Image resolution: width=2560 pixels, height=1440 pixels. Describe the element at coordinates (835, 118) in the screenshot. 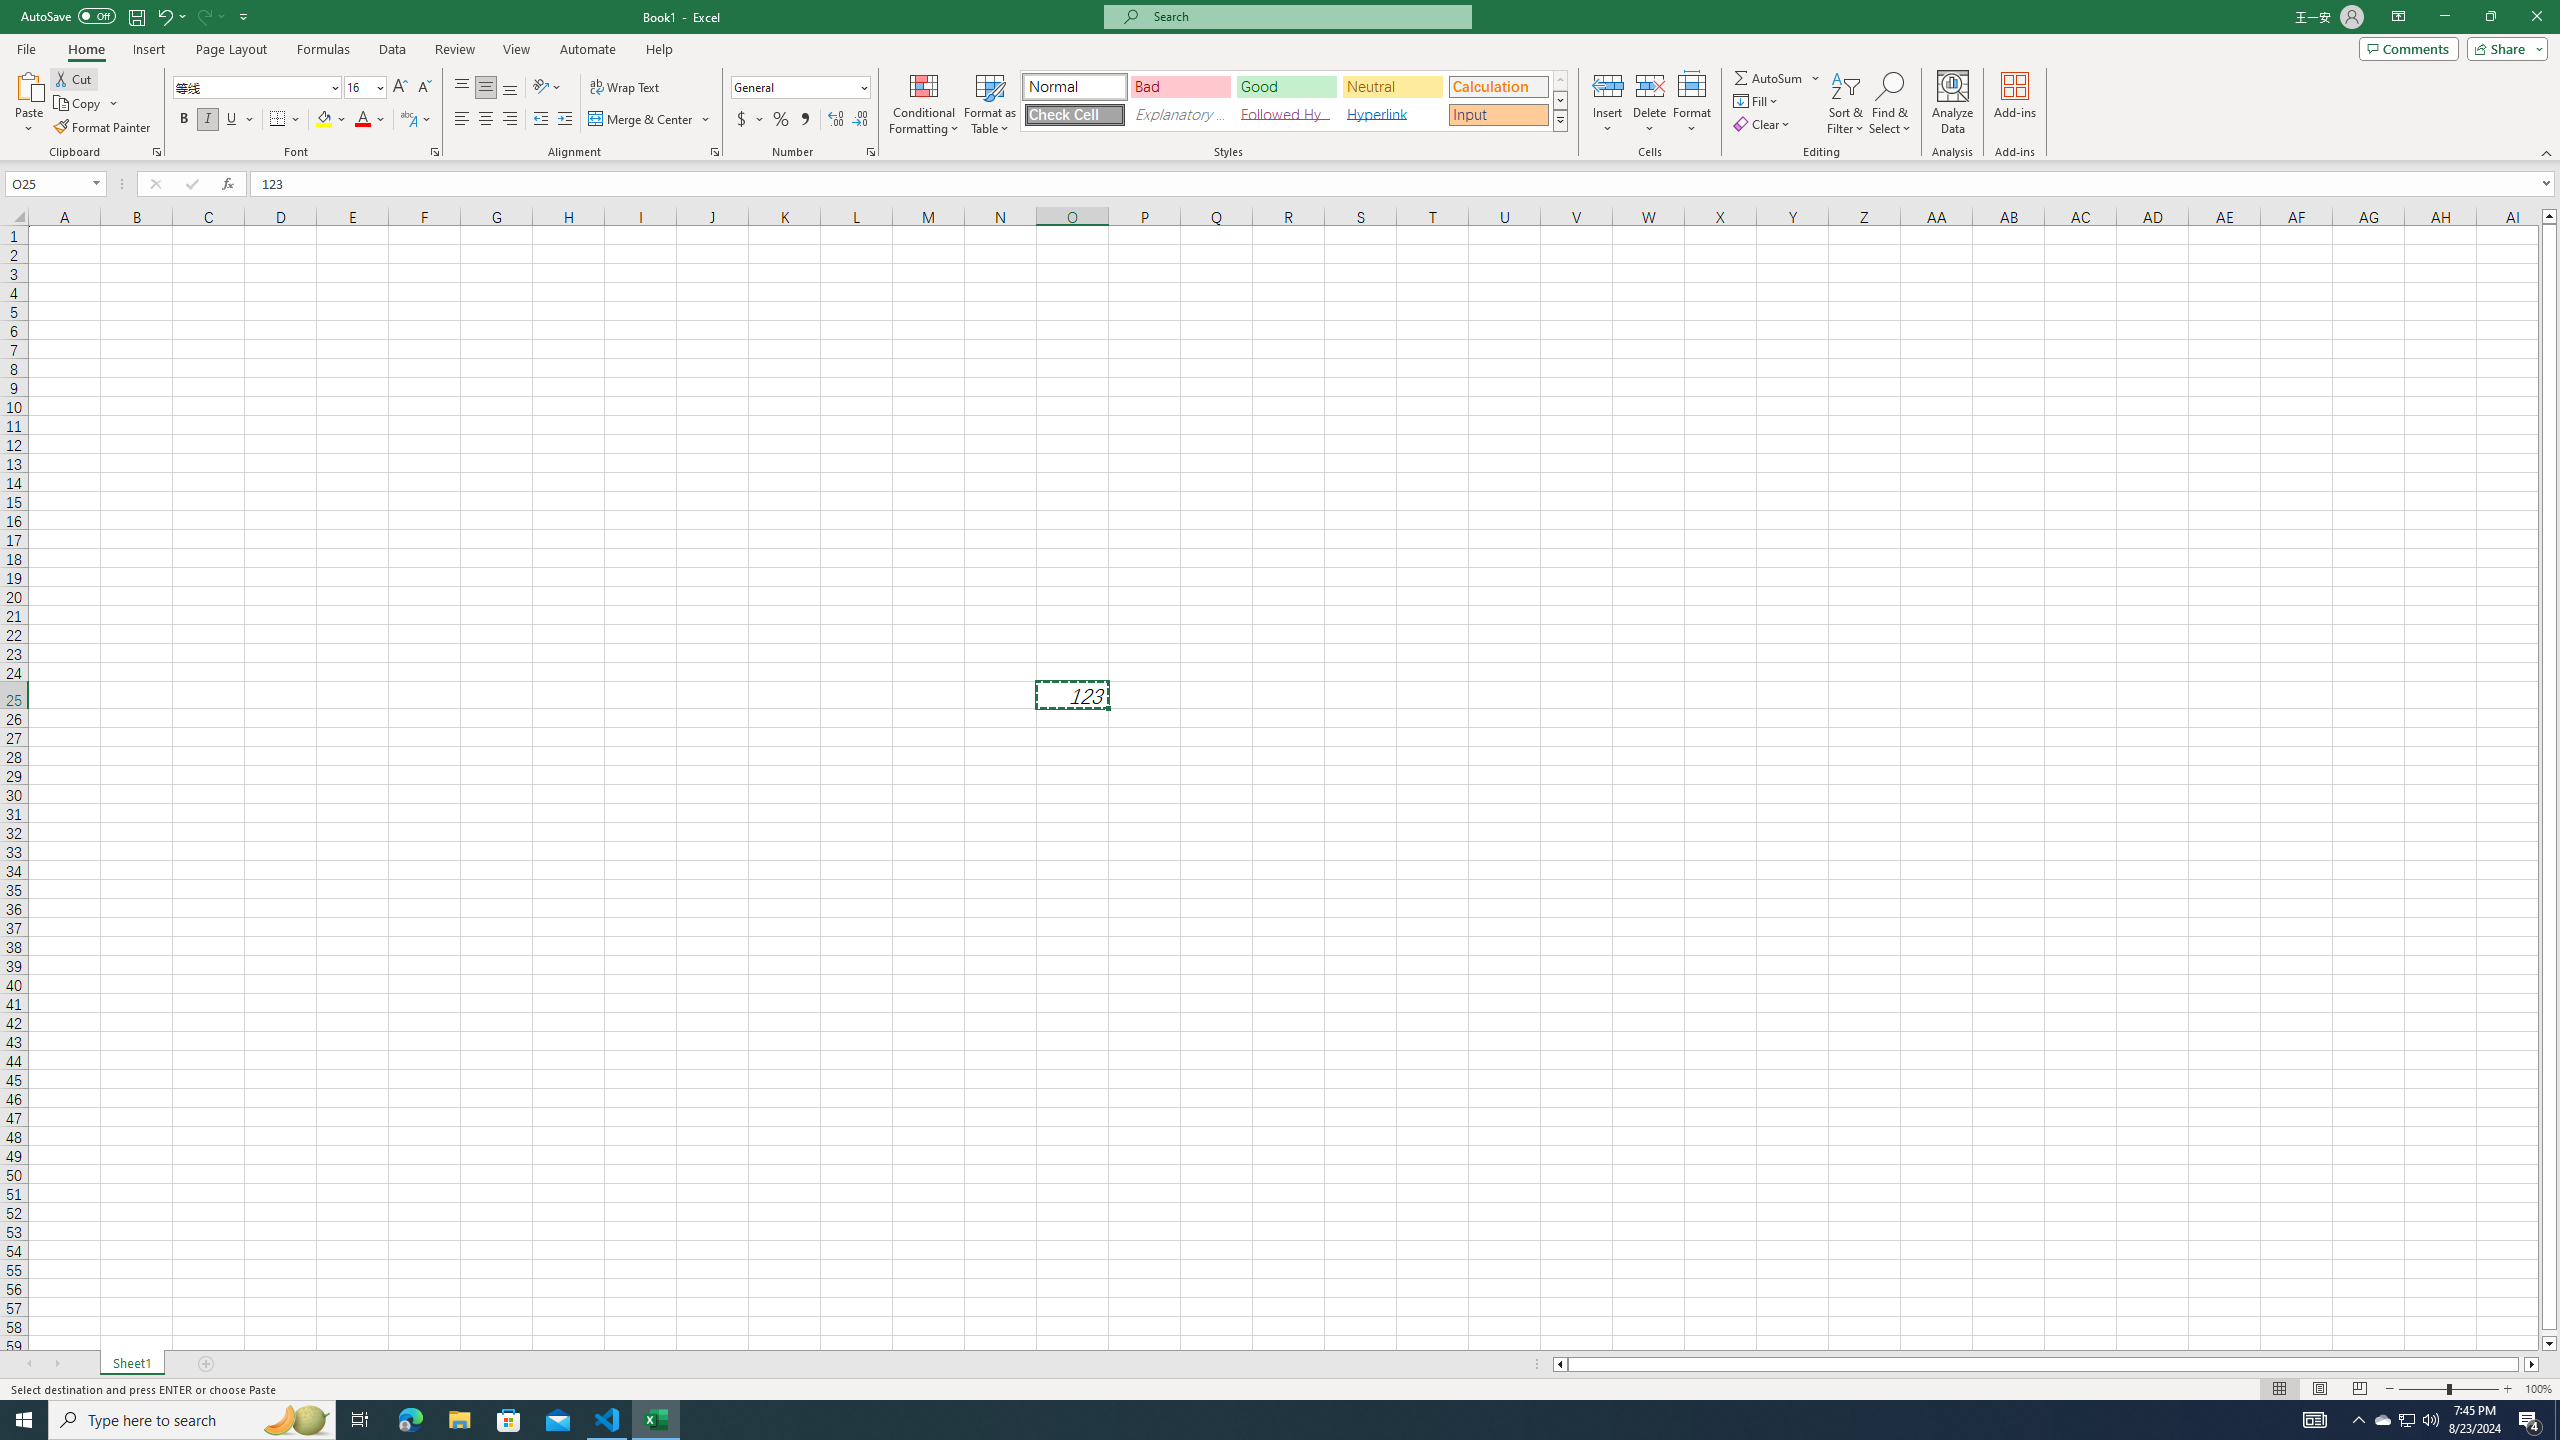

I see `'Increase Decimal'` at that location.